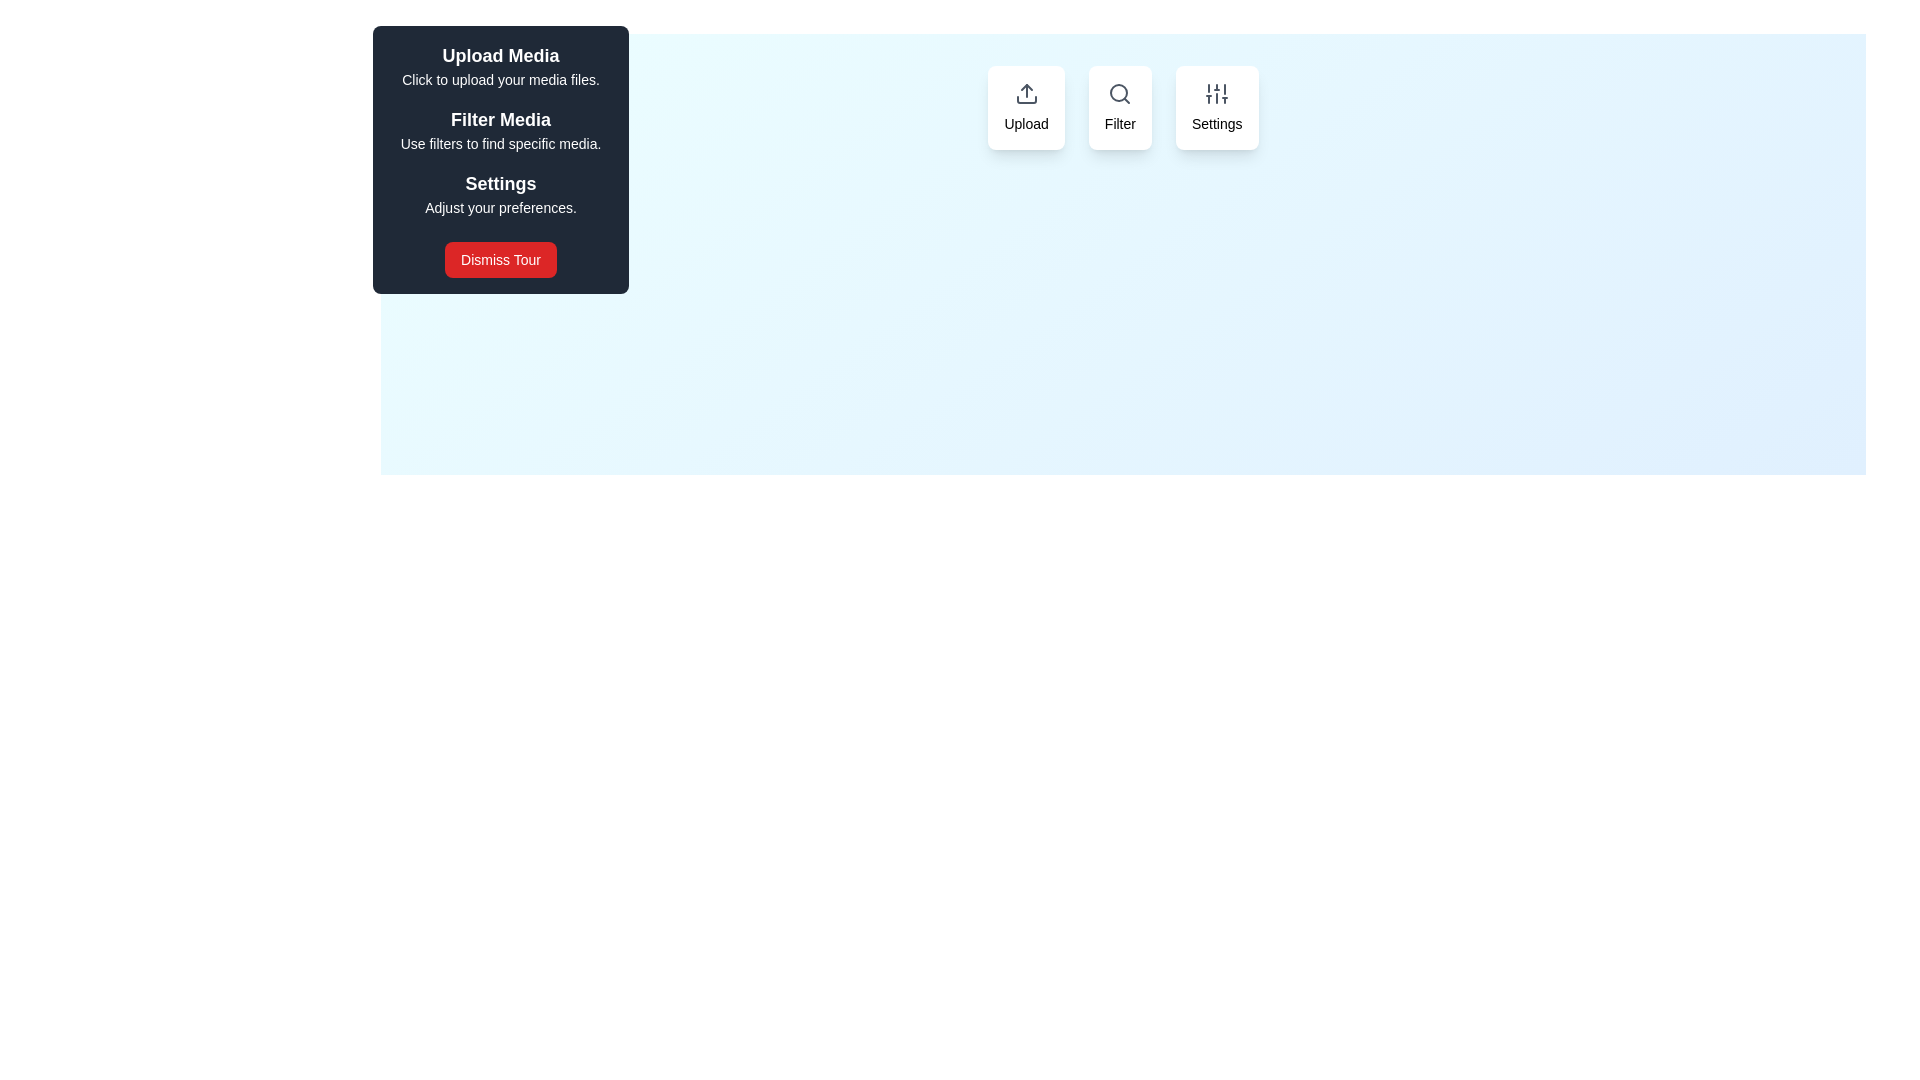  Describe the element at coordinates (500, 119) in the screenshot. I see `the Header Text that introduces the purpose or theme of the content below` at that location.